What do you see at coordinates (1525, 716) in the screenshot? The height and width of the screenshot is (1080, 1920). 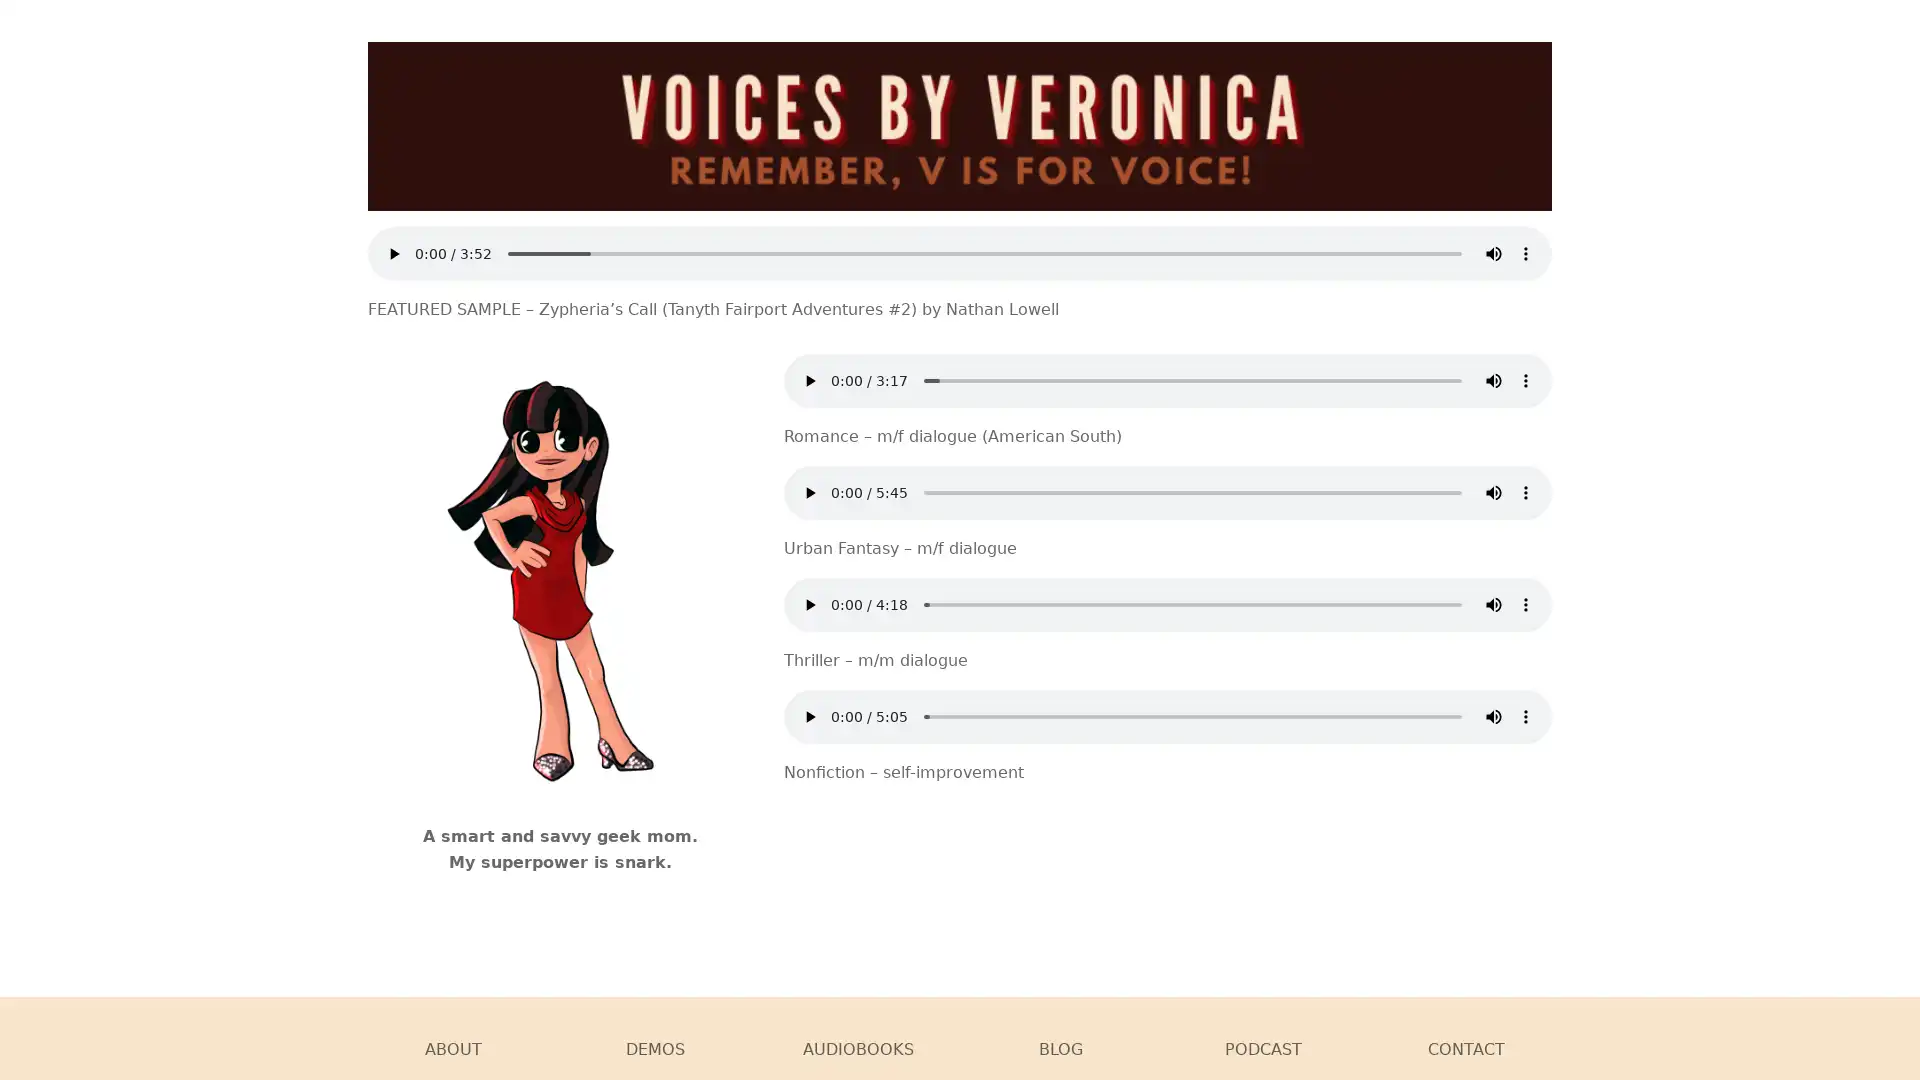 I see `show more media controls` at bounding box center [1525, 716].